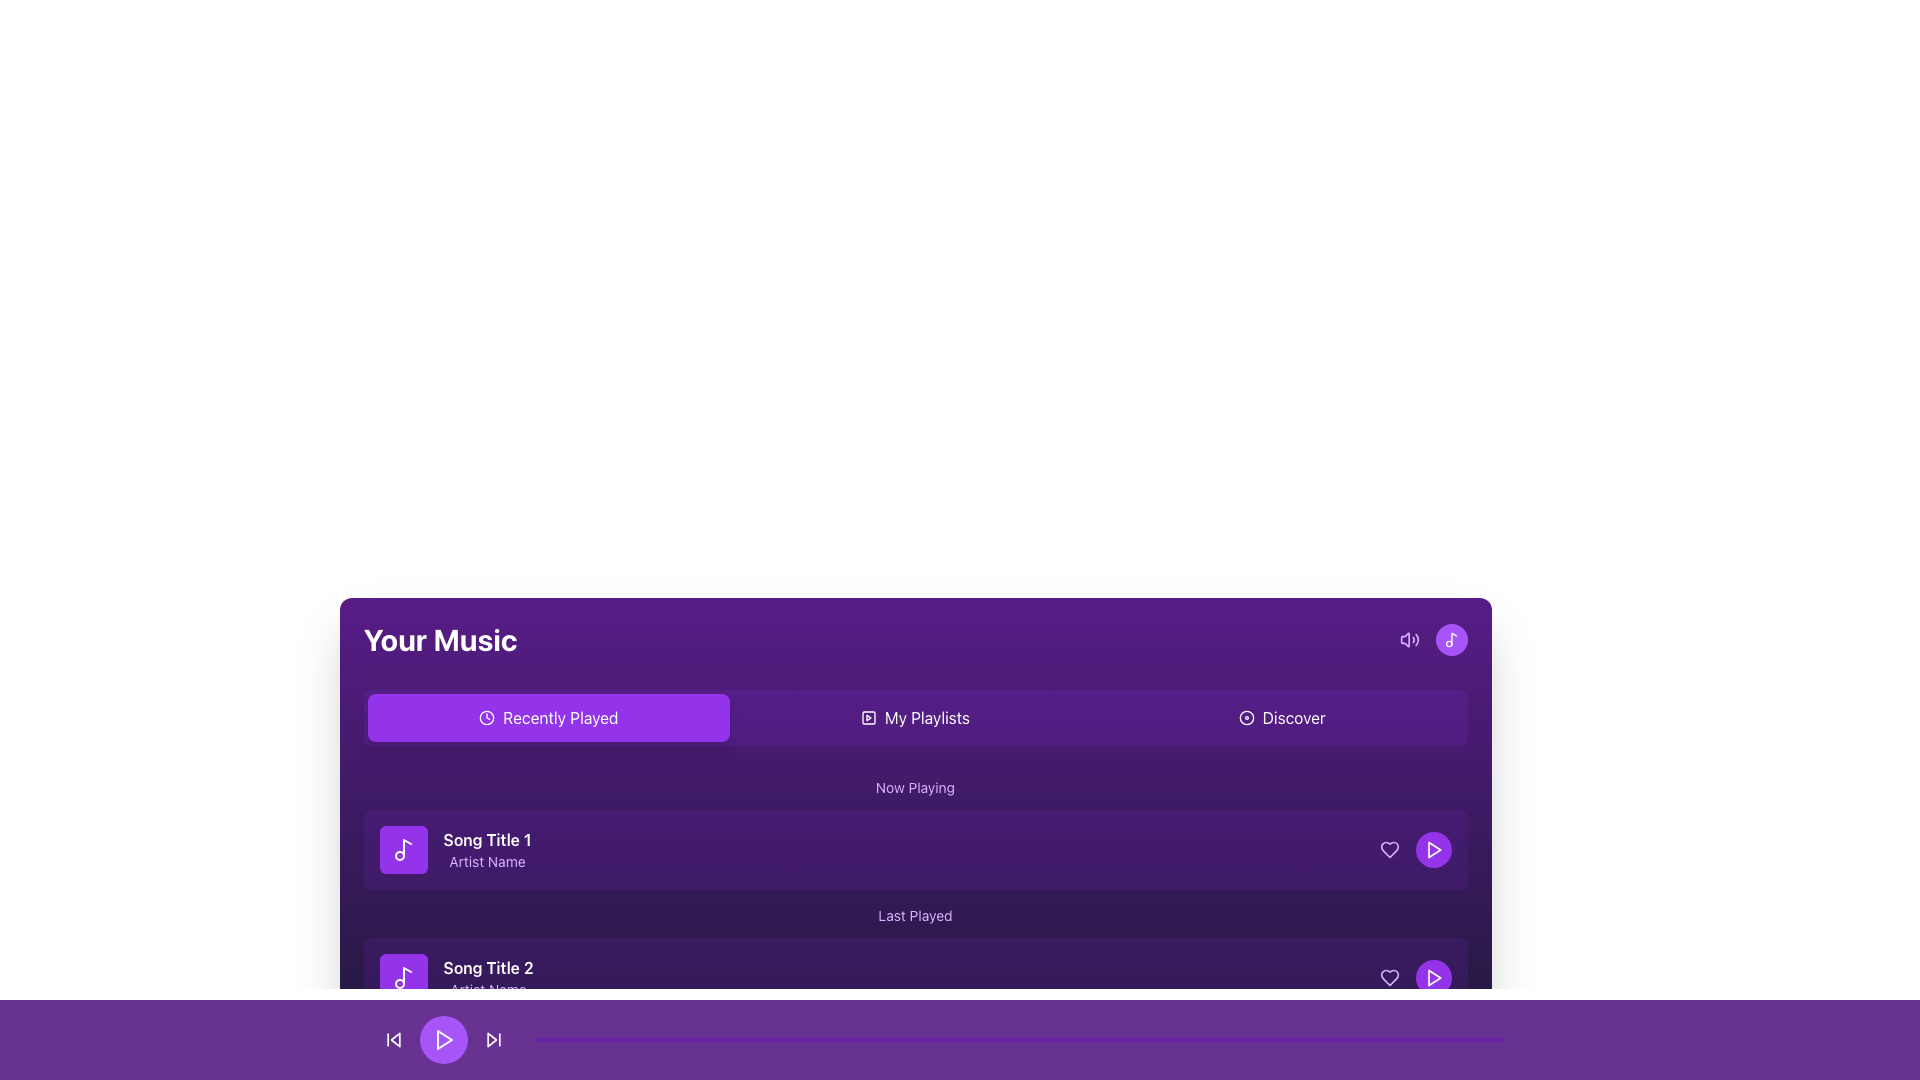  What do you see at coordinates (488, 967) in the screenshot?
I see `text label that serves as the title of a song in the playlist, positioned in the second row under 'Your Music.'` at bounding box center [488, 967].